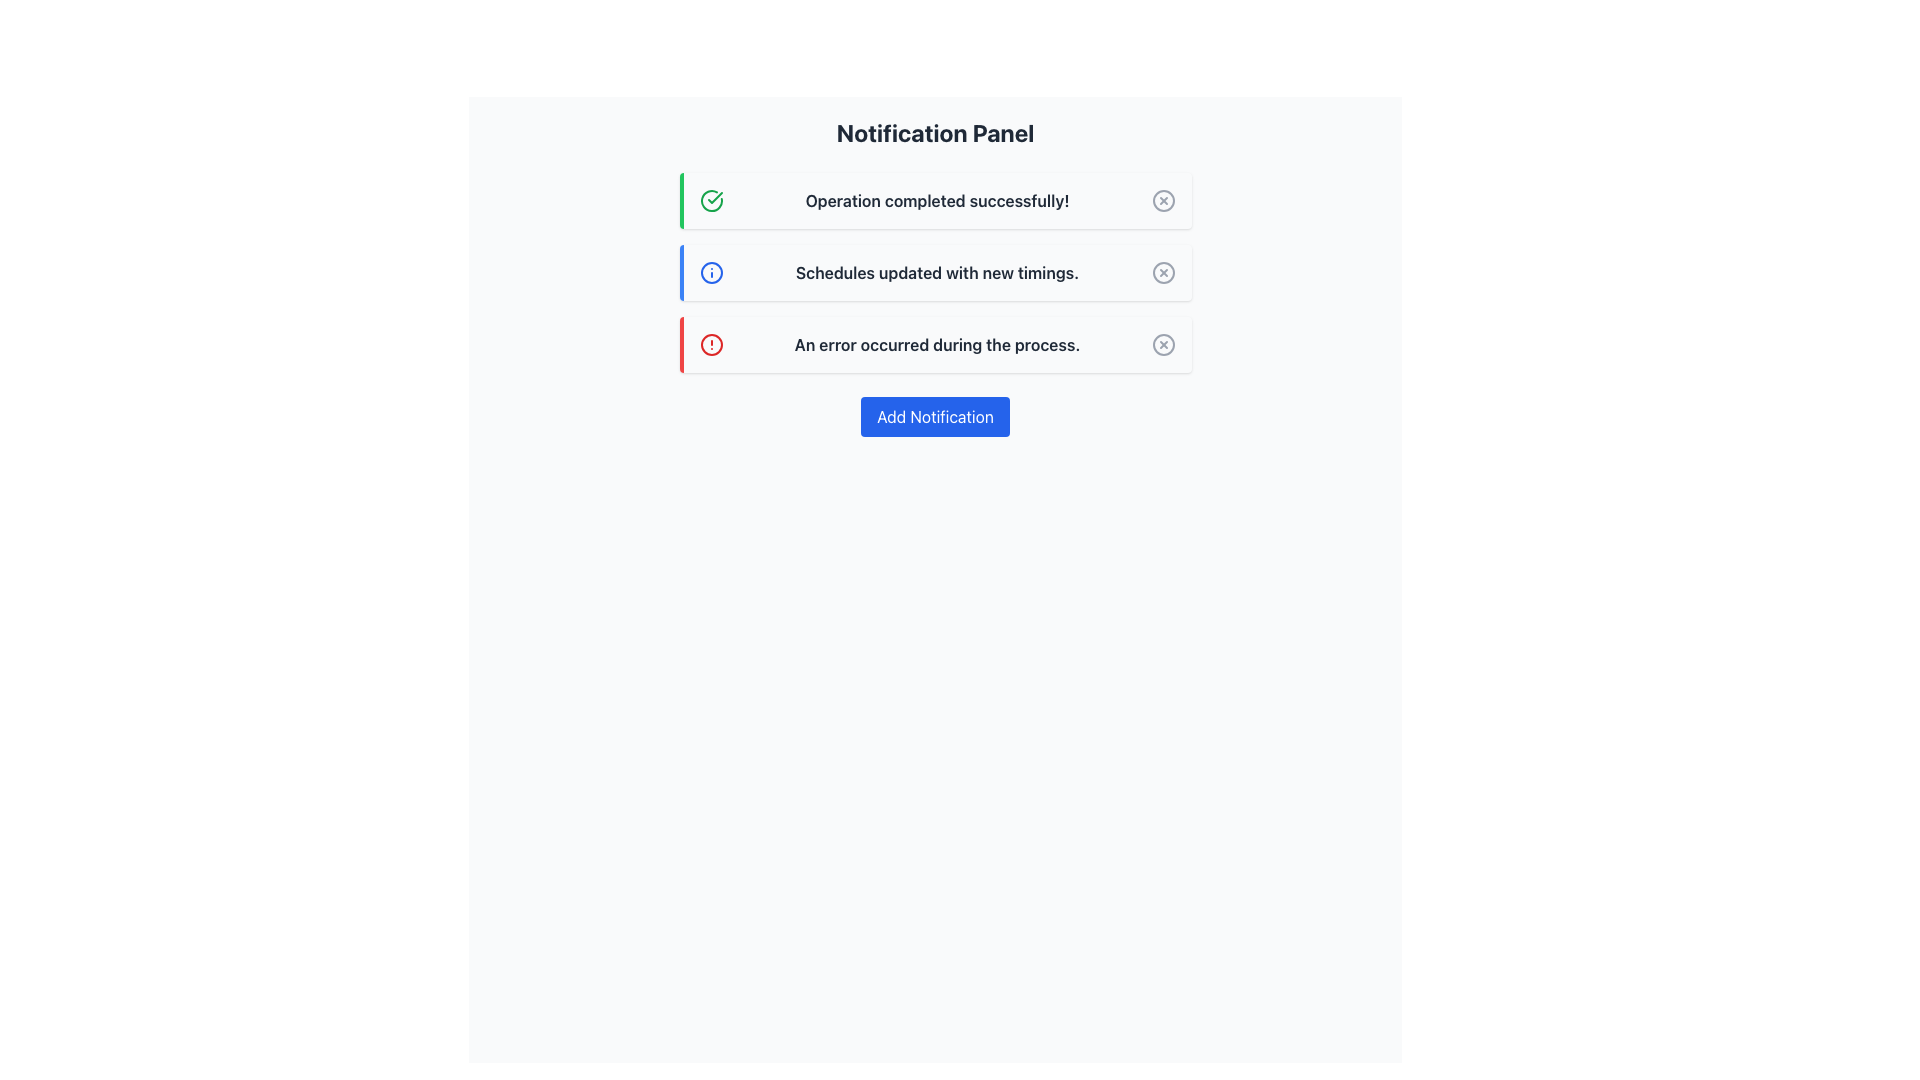  I want to click on the dismiss button located at the far right side of the notification box with green borders, which contains the success message 'Operation completed successfully!', so click(1163, 200).